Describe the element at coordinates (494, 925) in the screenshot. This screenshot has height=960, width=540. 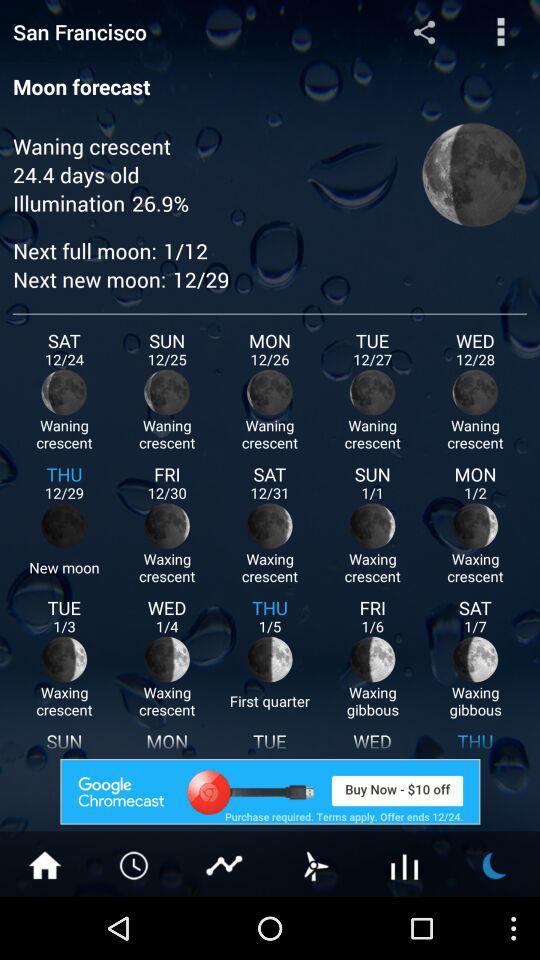
I see `the weather icon` at that location.